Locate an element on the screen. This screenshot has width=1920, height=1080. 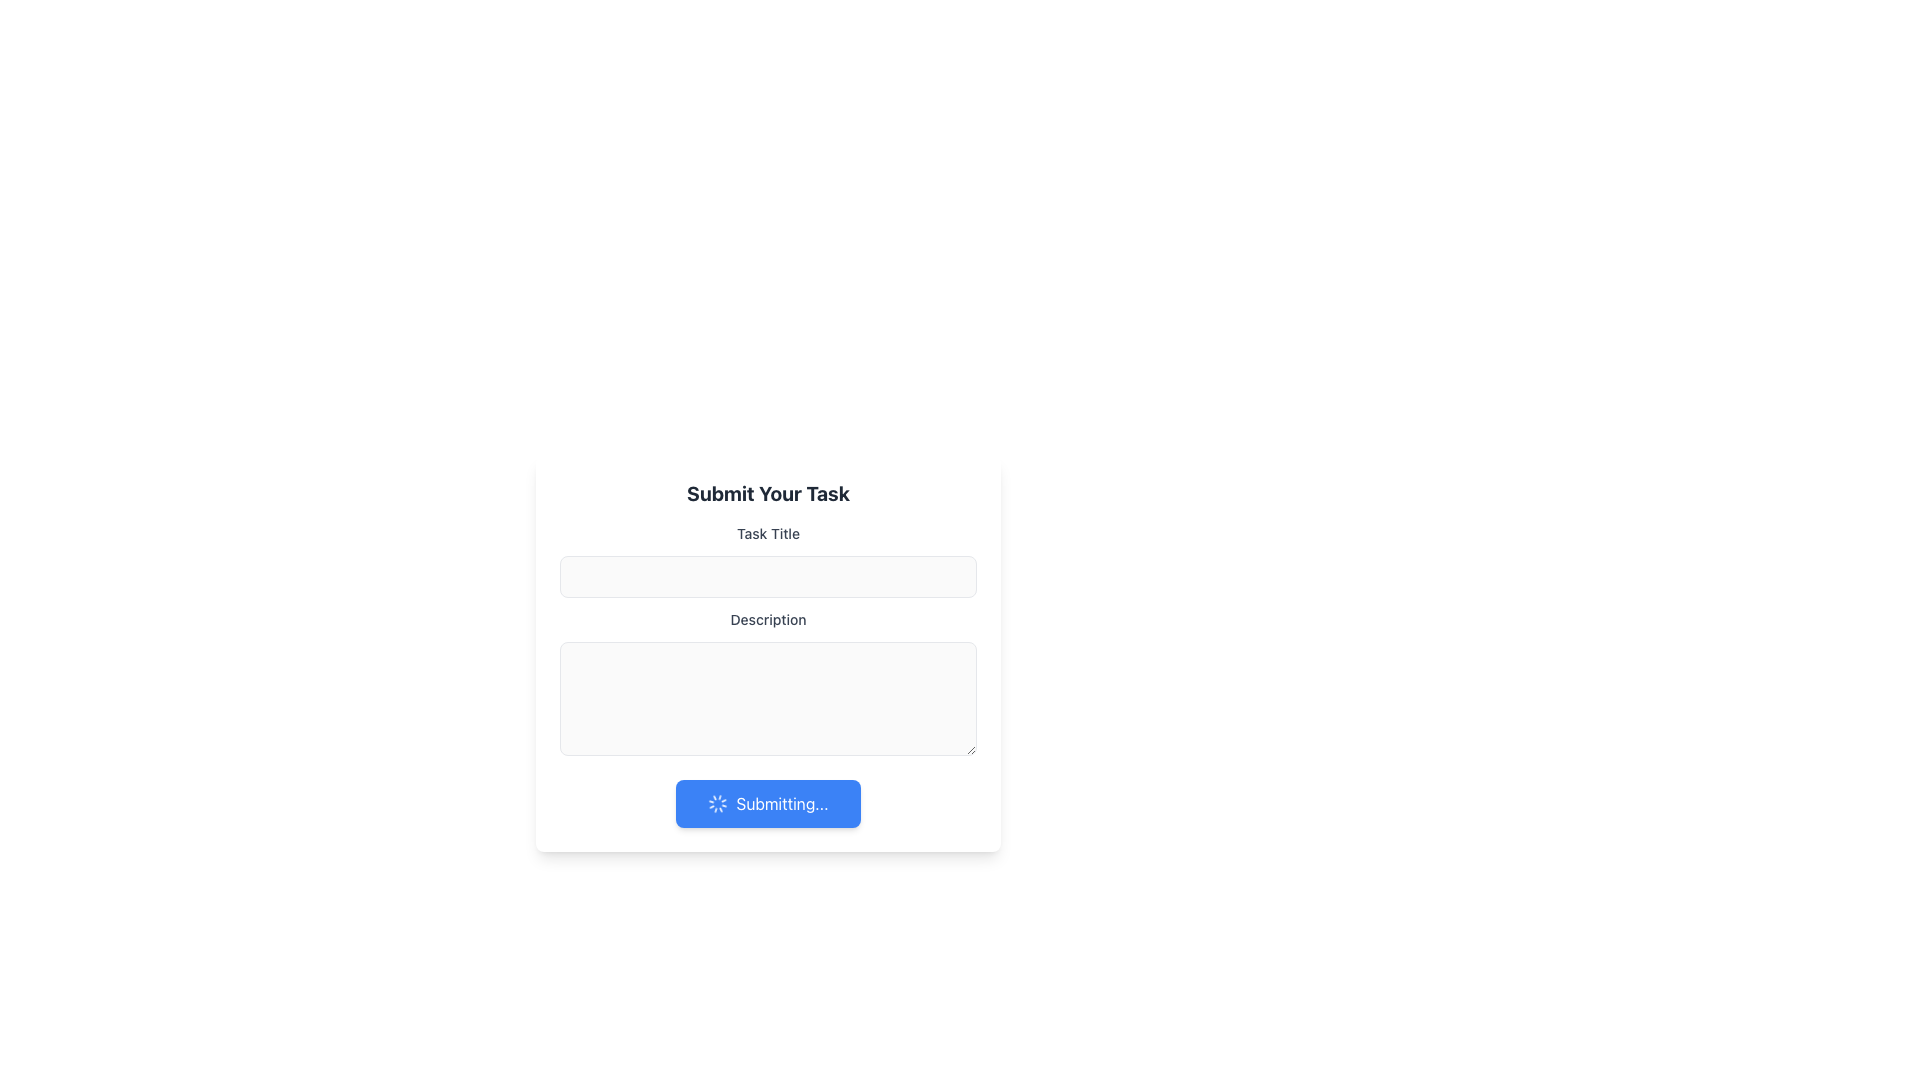
the blue button with rounded corners and white text that reads 'Submitting...' which is positioned at the bottom of the form is located at coordinates (767, 802).